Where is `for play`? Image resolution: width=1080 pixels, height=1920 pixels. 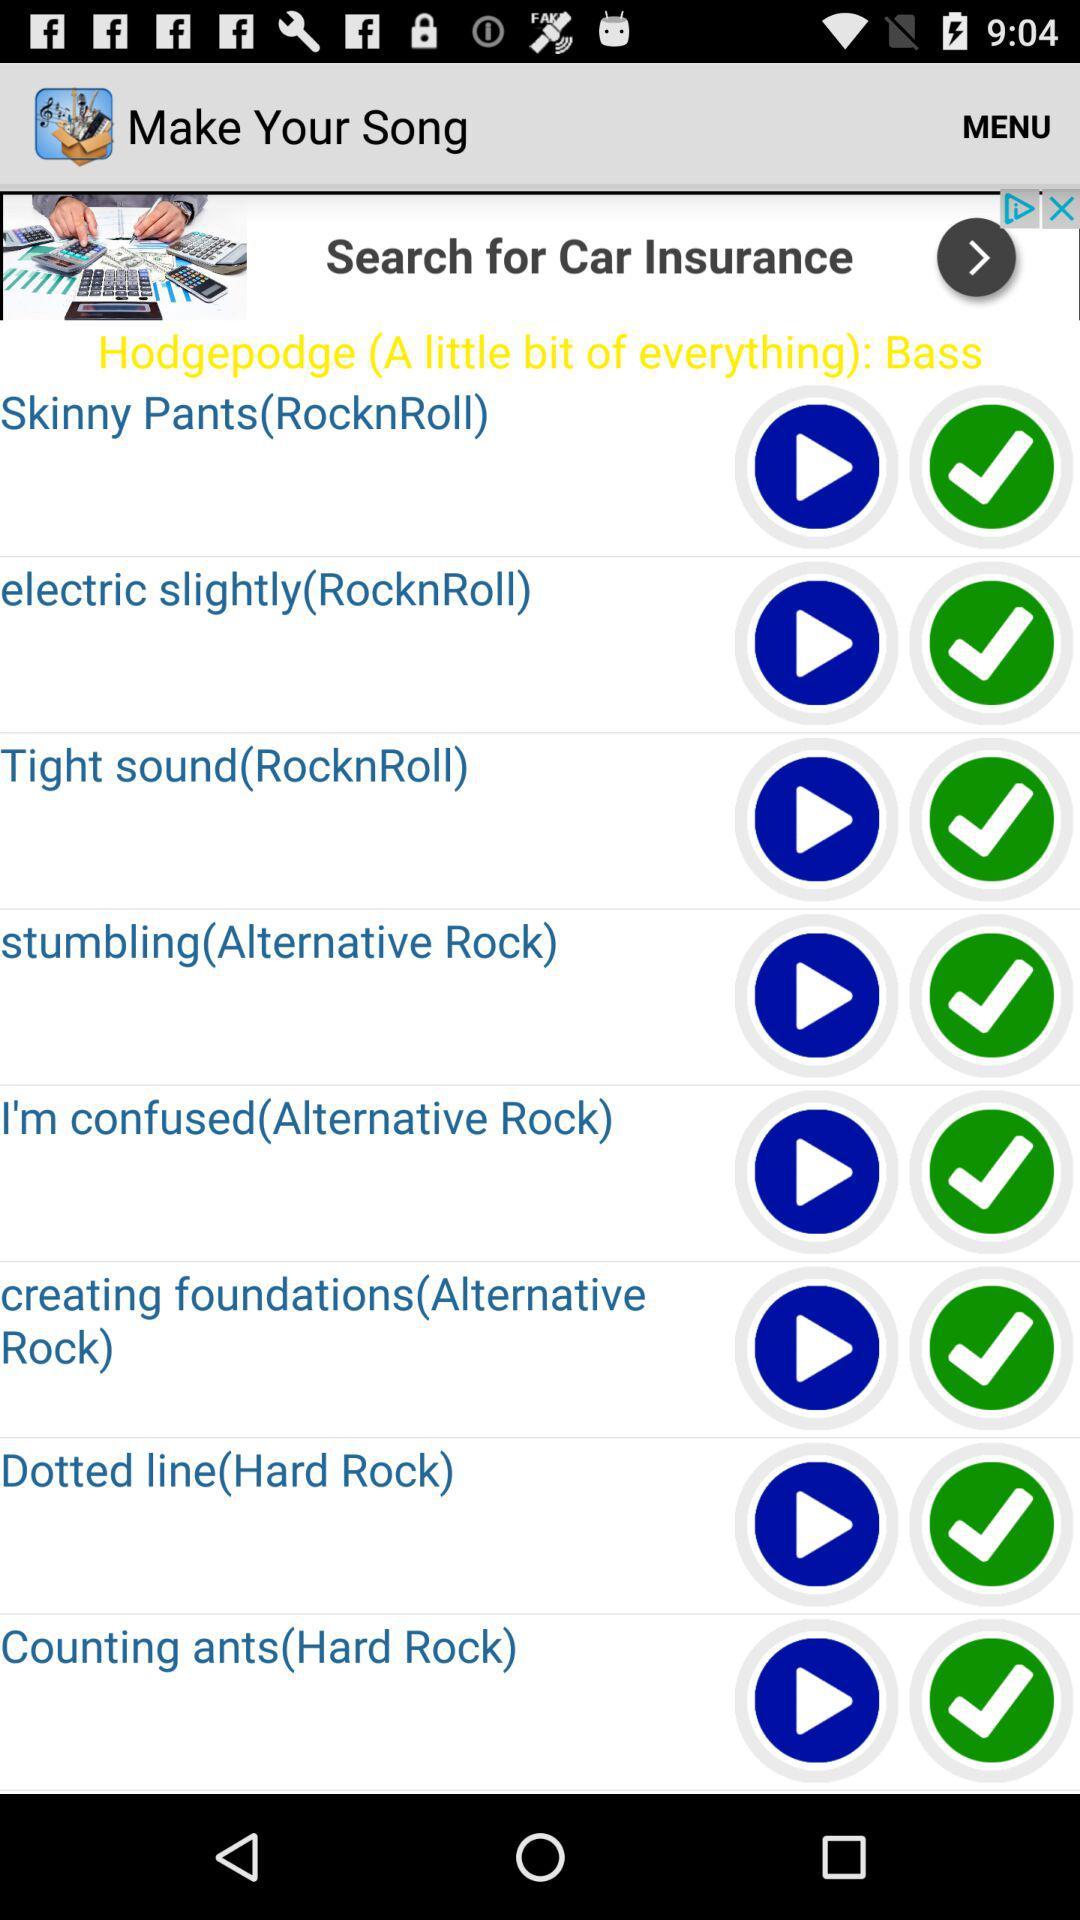
for play is located at coordinates (817, 997).